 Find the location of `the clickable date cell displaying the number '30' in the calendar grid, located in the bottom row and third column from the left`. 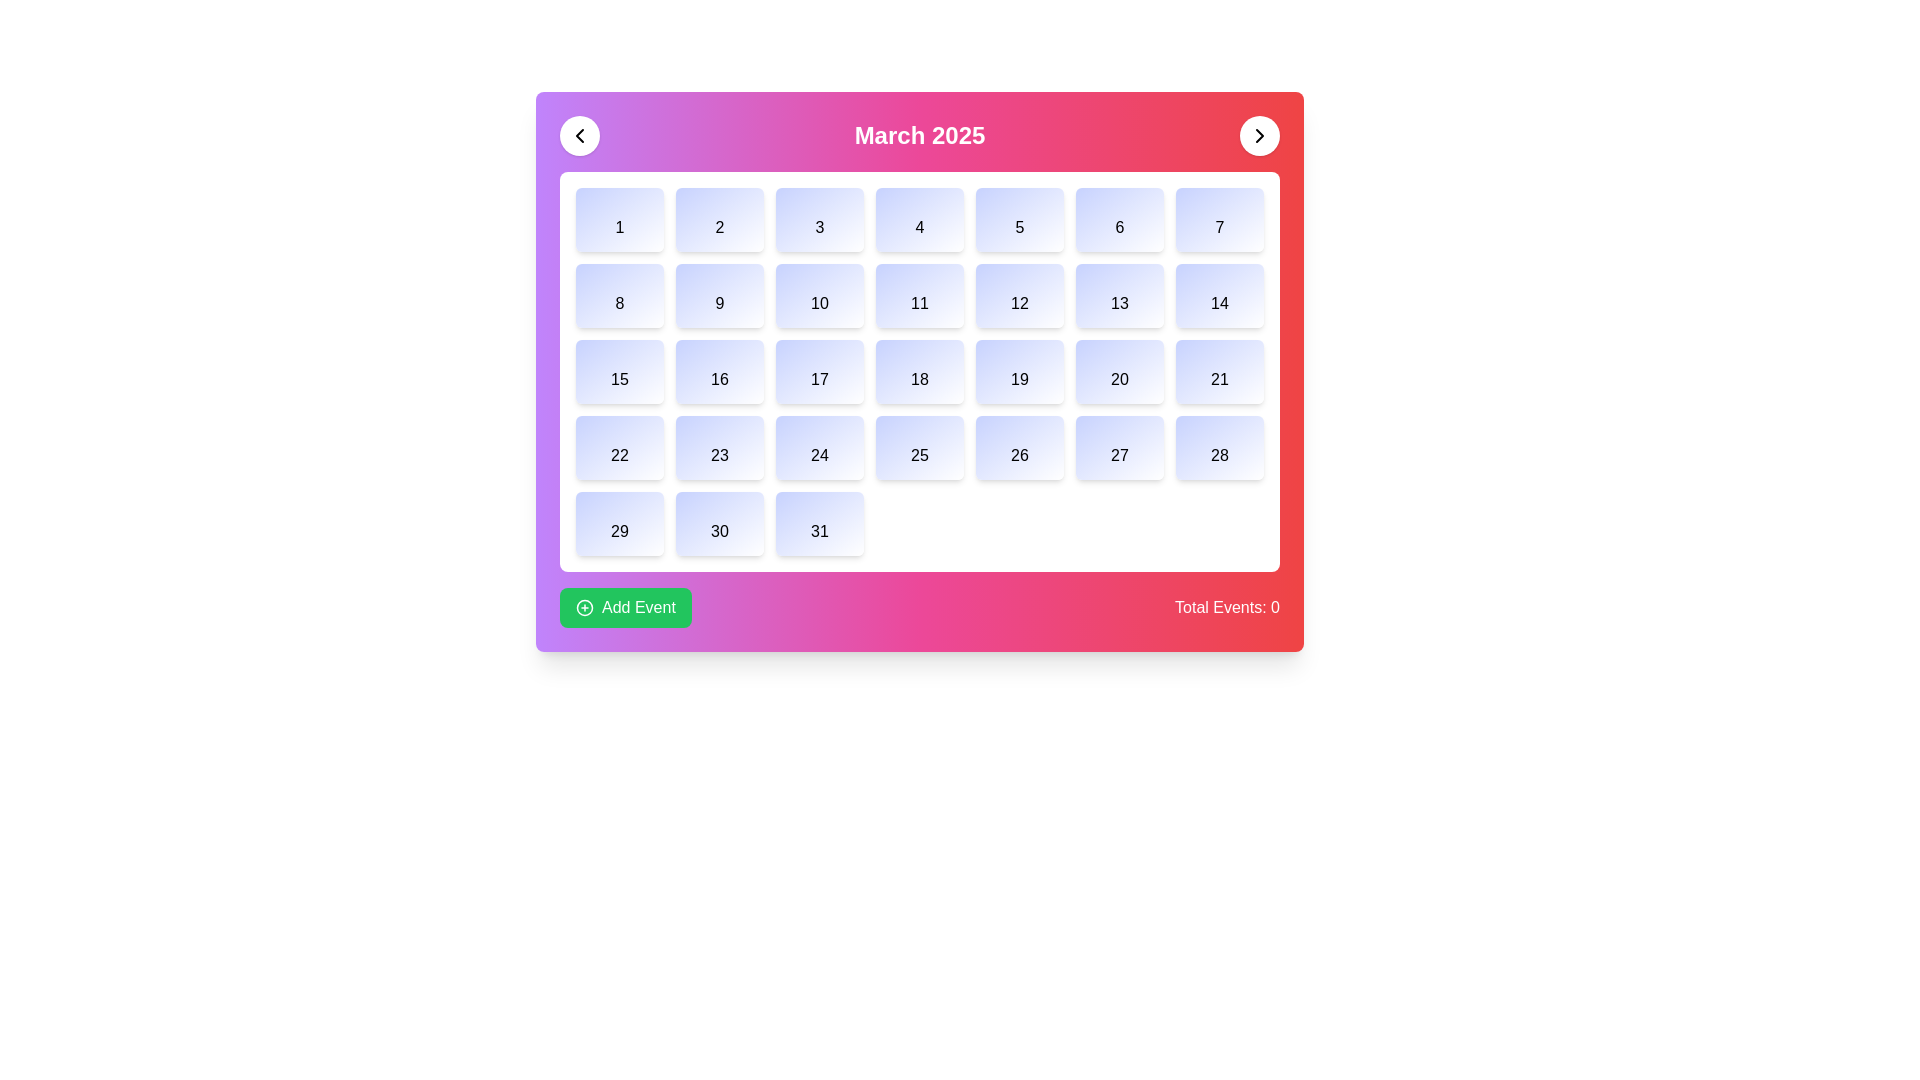

the clickable date cell displaying the number '30' in the calendar grid, located in the bottom row and third column from the left is located at coordinates (720, 523).